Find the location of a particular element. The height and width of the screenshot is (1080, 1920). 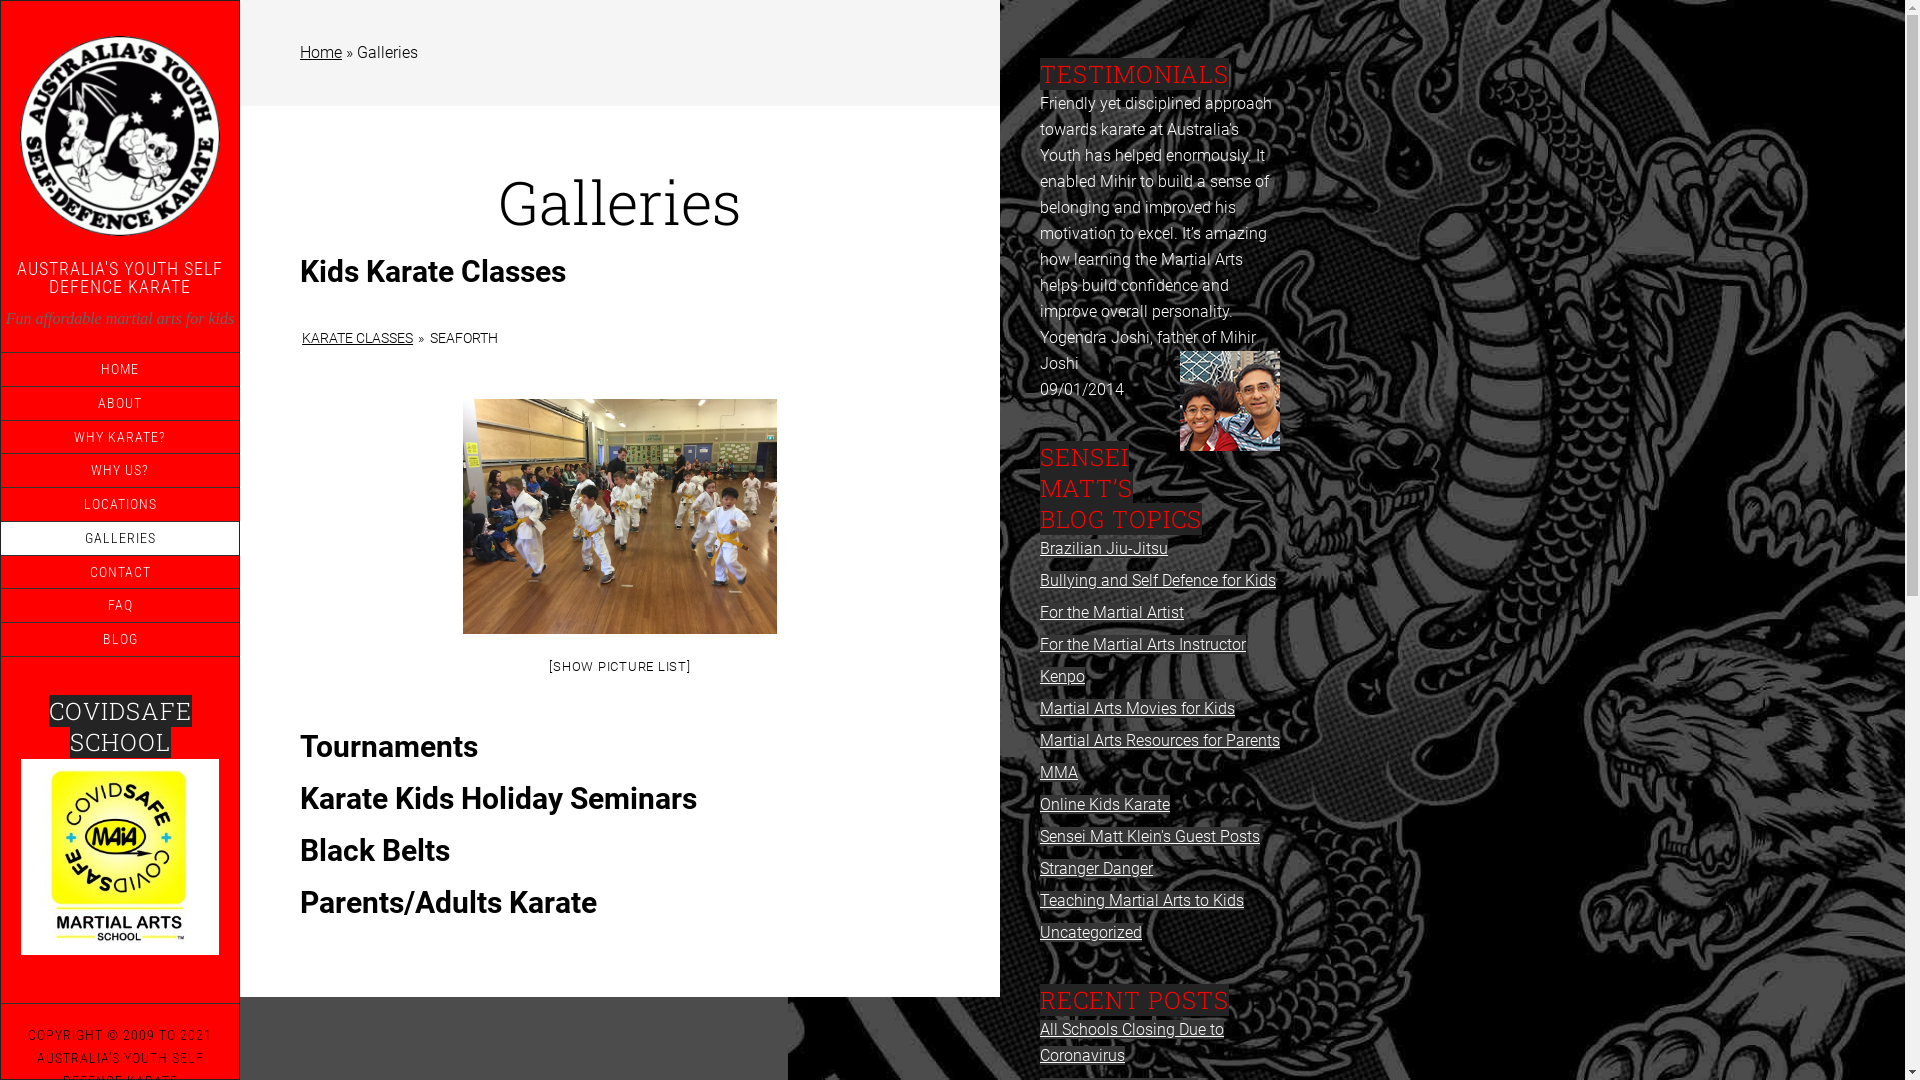

'FAQ' is located at coordinates (119, 604).